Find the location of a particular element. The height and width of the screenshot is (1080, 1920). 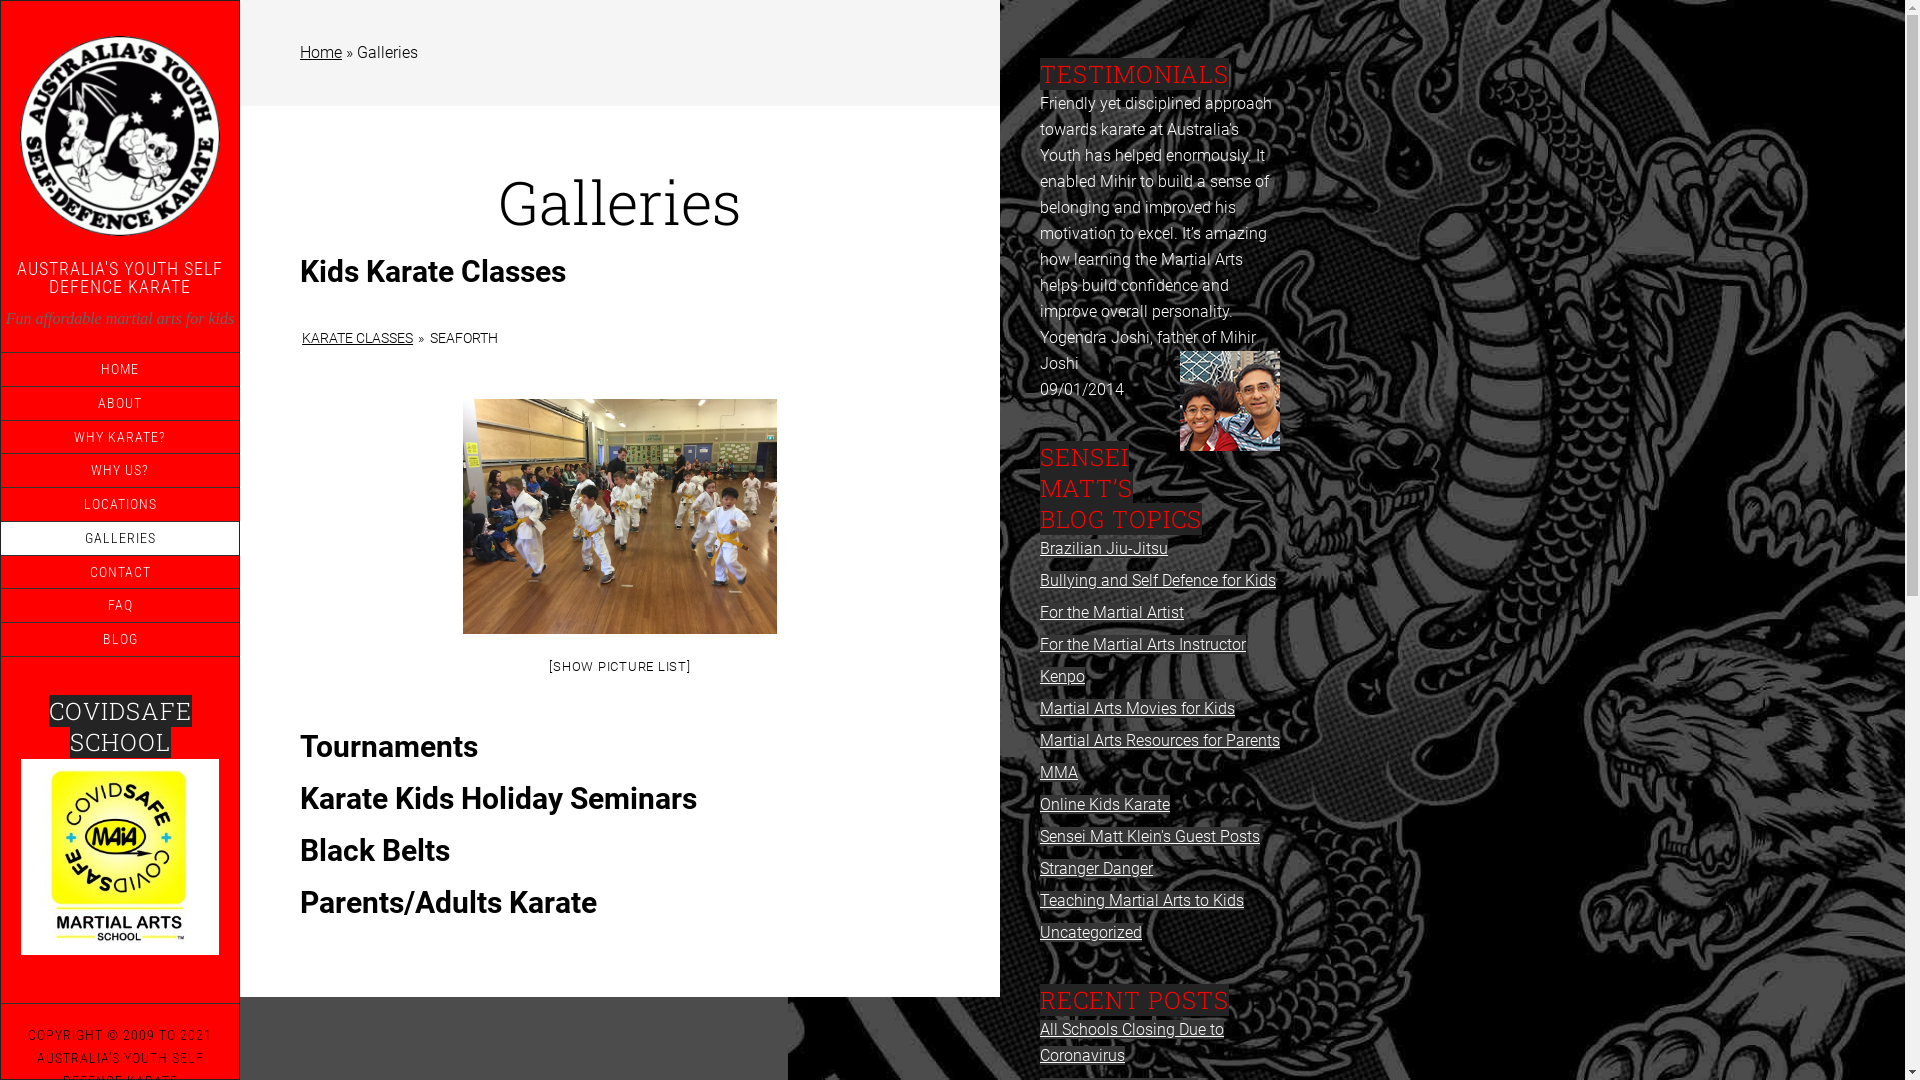

'FAQ' is located at coordinates (119, 604).